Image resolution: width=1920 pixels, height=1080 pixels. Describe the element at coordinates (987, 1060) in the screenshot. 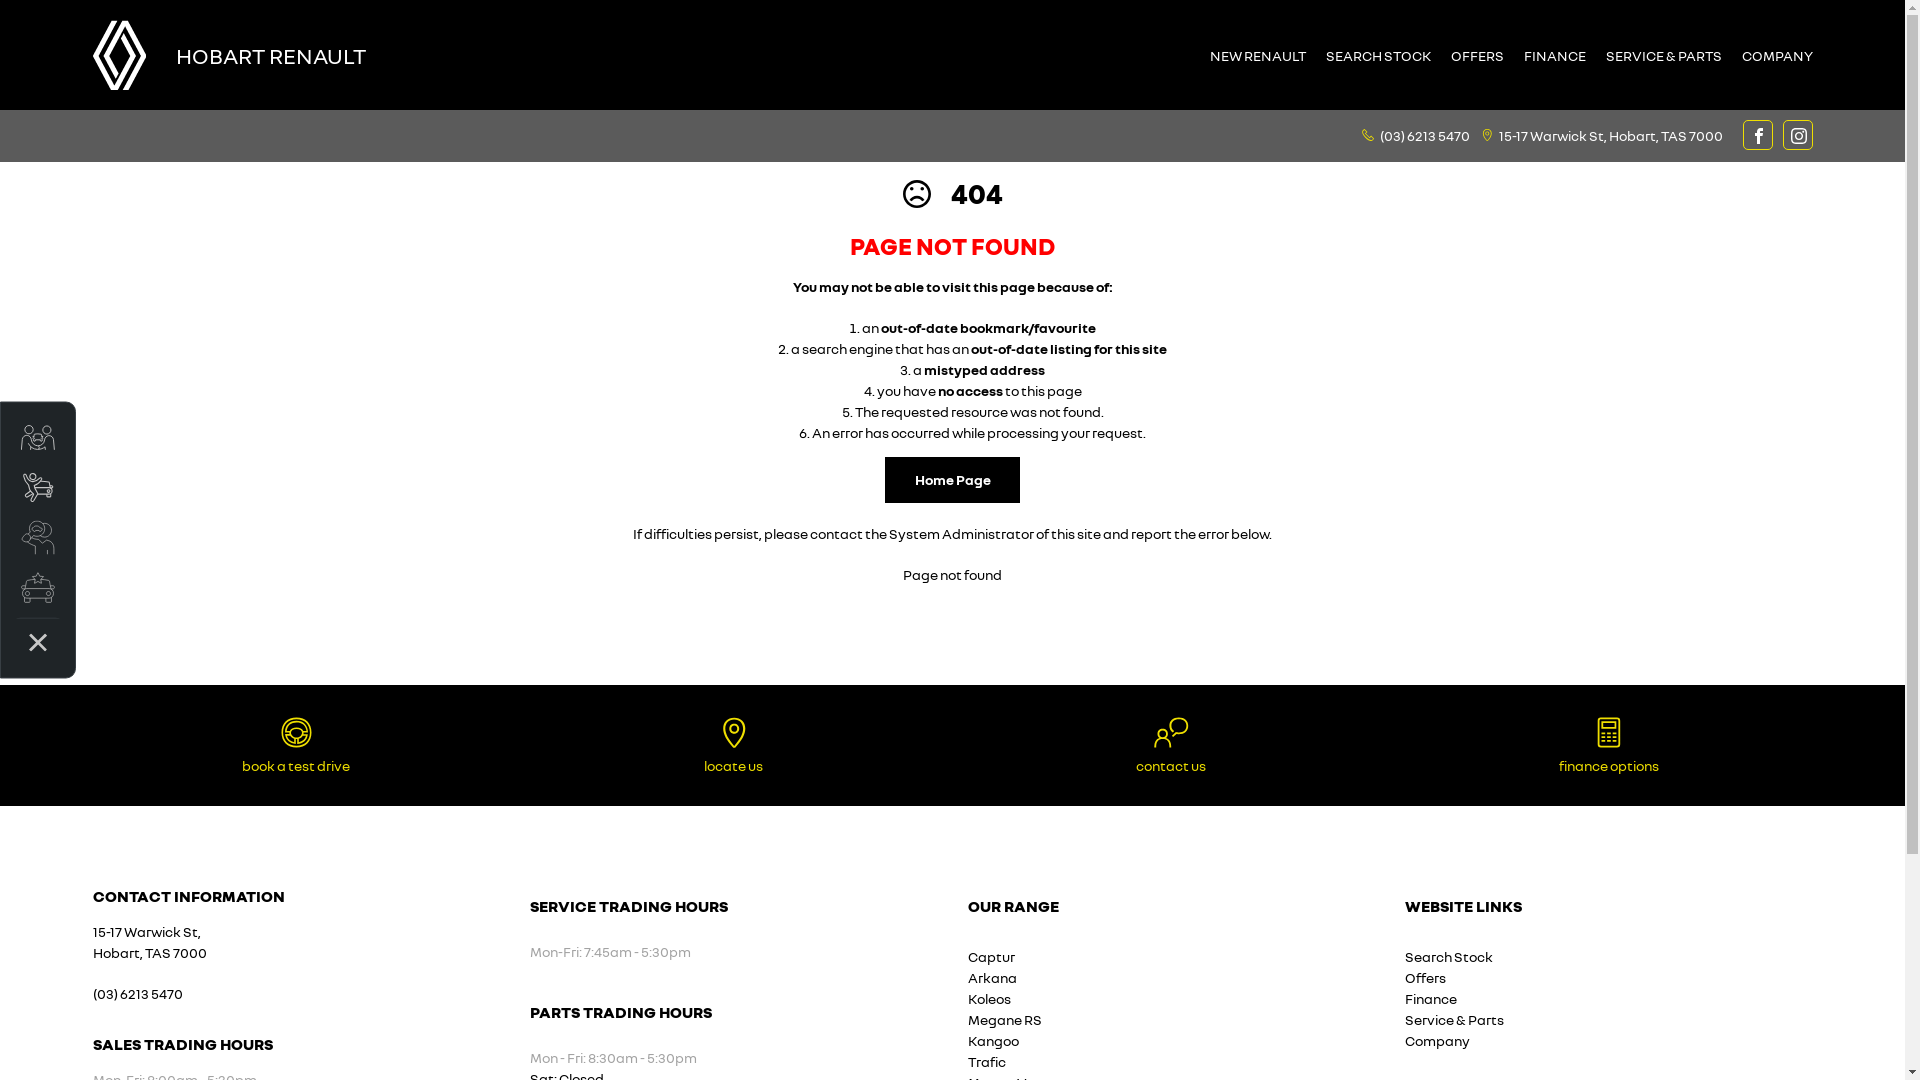

I see `'Trafic'` at that location.